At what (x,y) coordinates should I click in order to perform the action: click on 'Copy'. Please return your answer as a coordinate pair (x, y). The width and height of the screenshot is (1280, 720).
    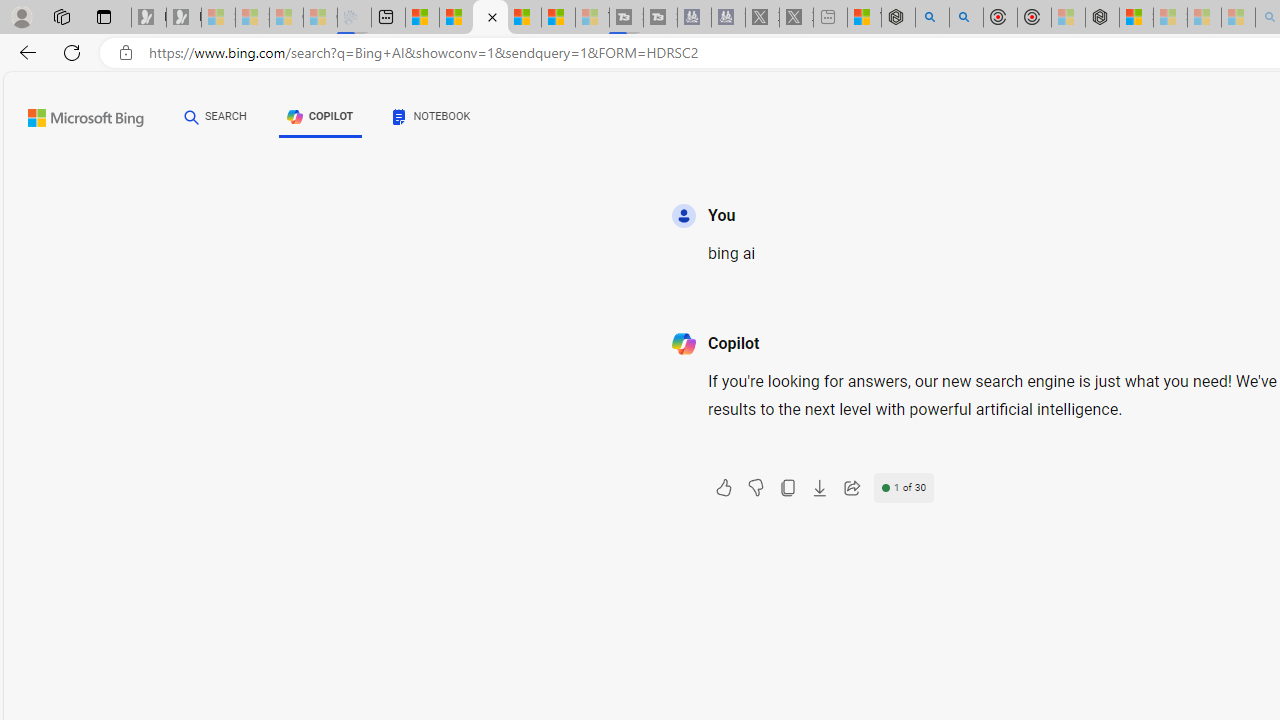
    Looking at the image, I should click on (786, 488).